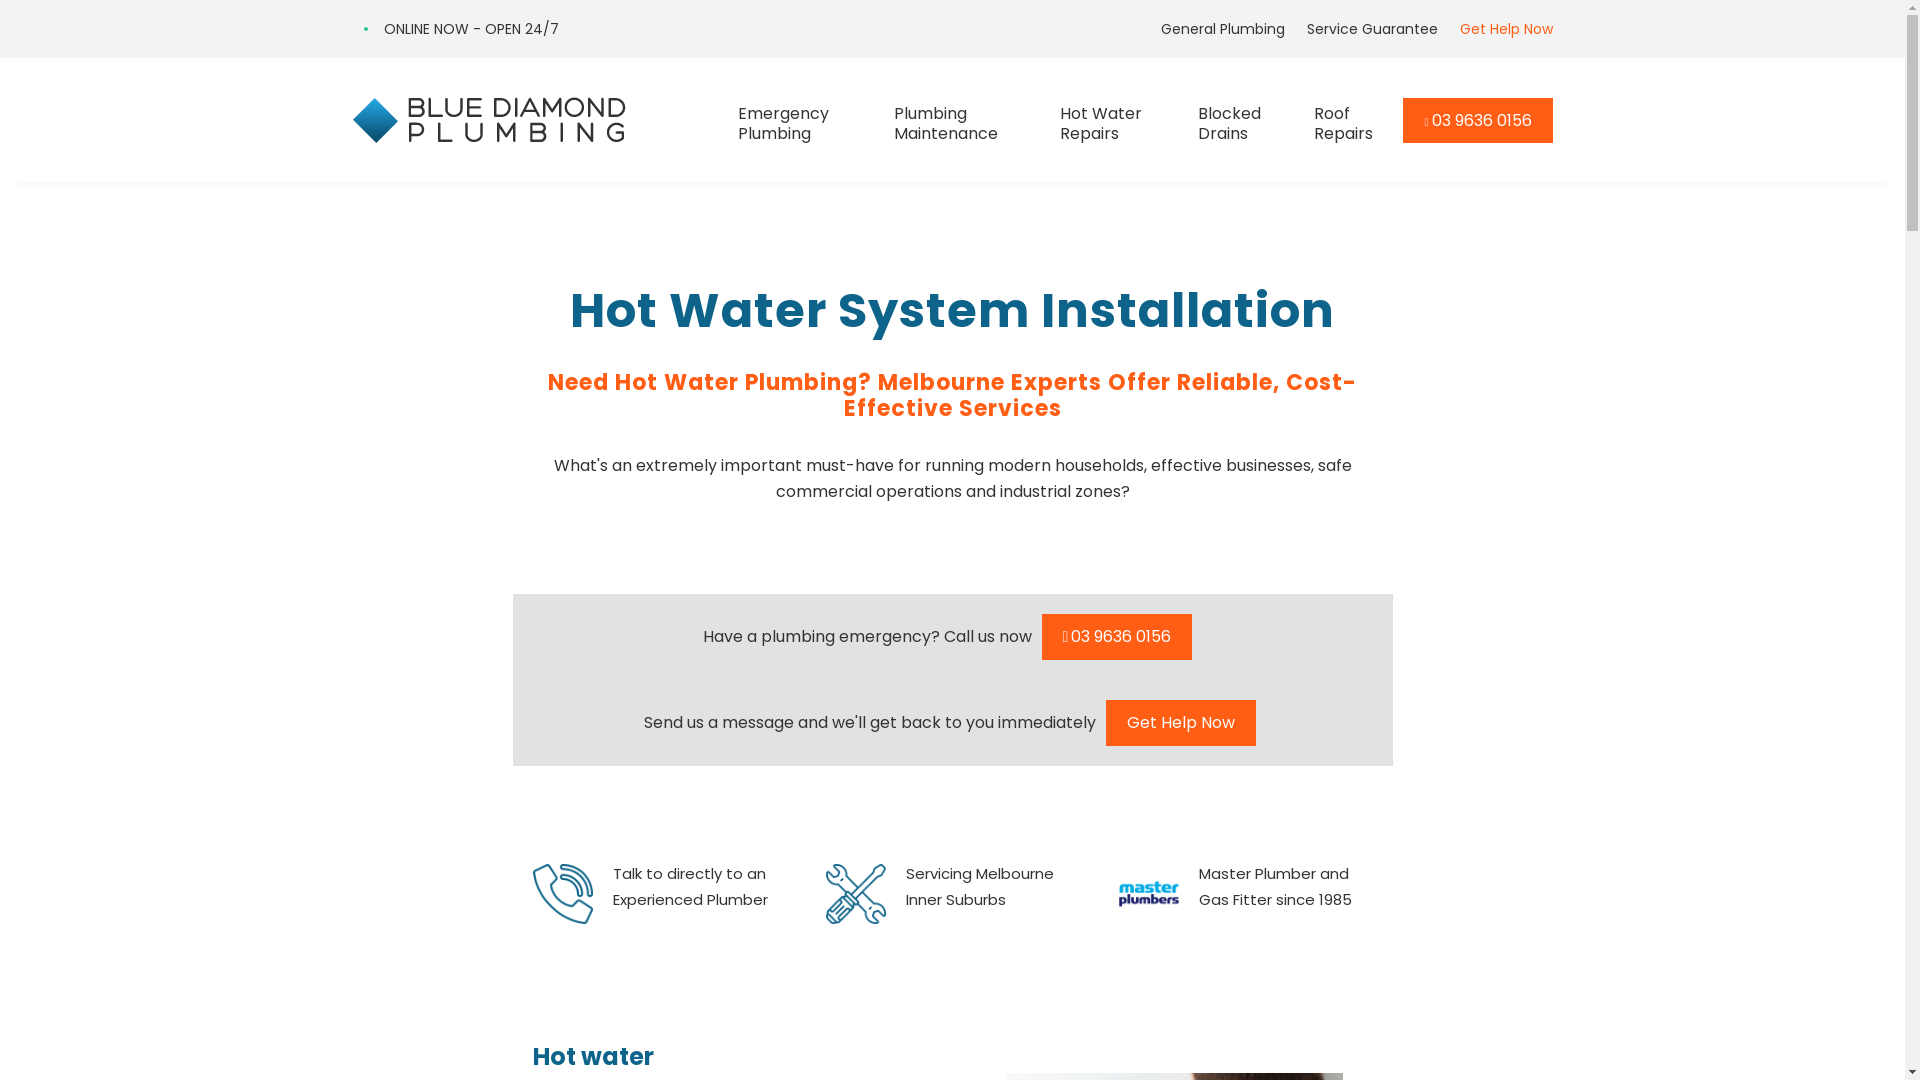 The image size is (1920, 1080). What do you see at coordinates (1180, 722) in the screenshot?
I see `'Get Help Now'` at bounding box center [1180, 722].